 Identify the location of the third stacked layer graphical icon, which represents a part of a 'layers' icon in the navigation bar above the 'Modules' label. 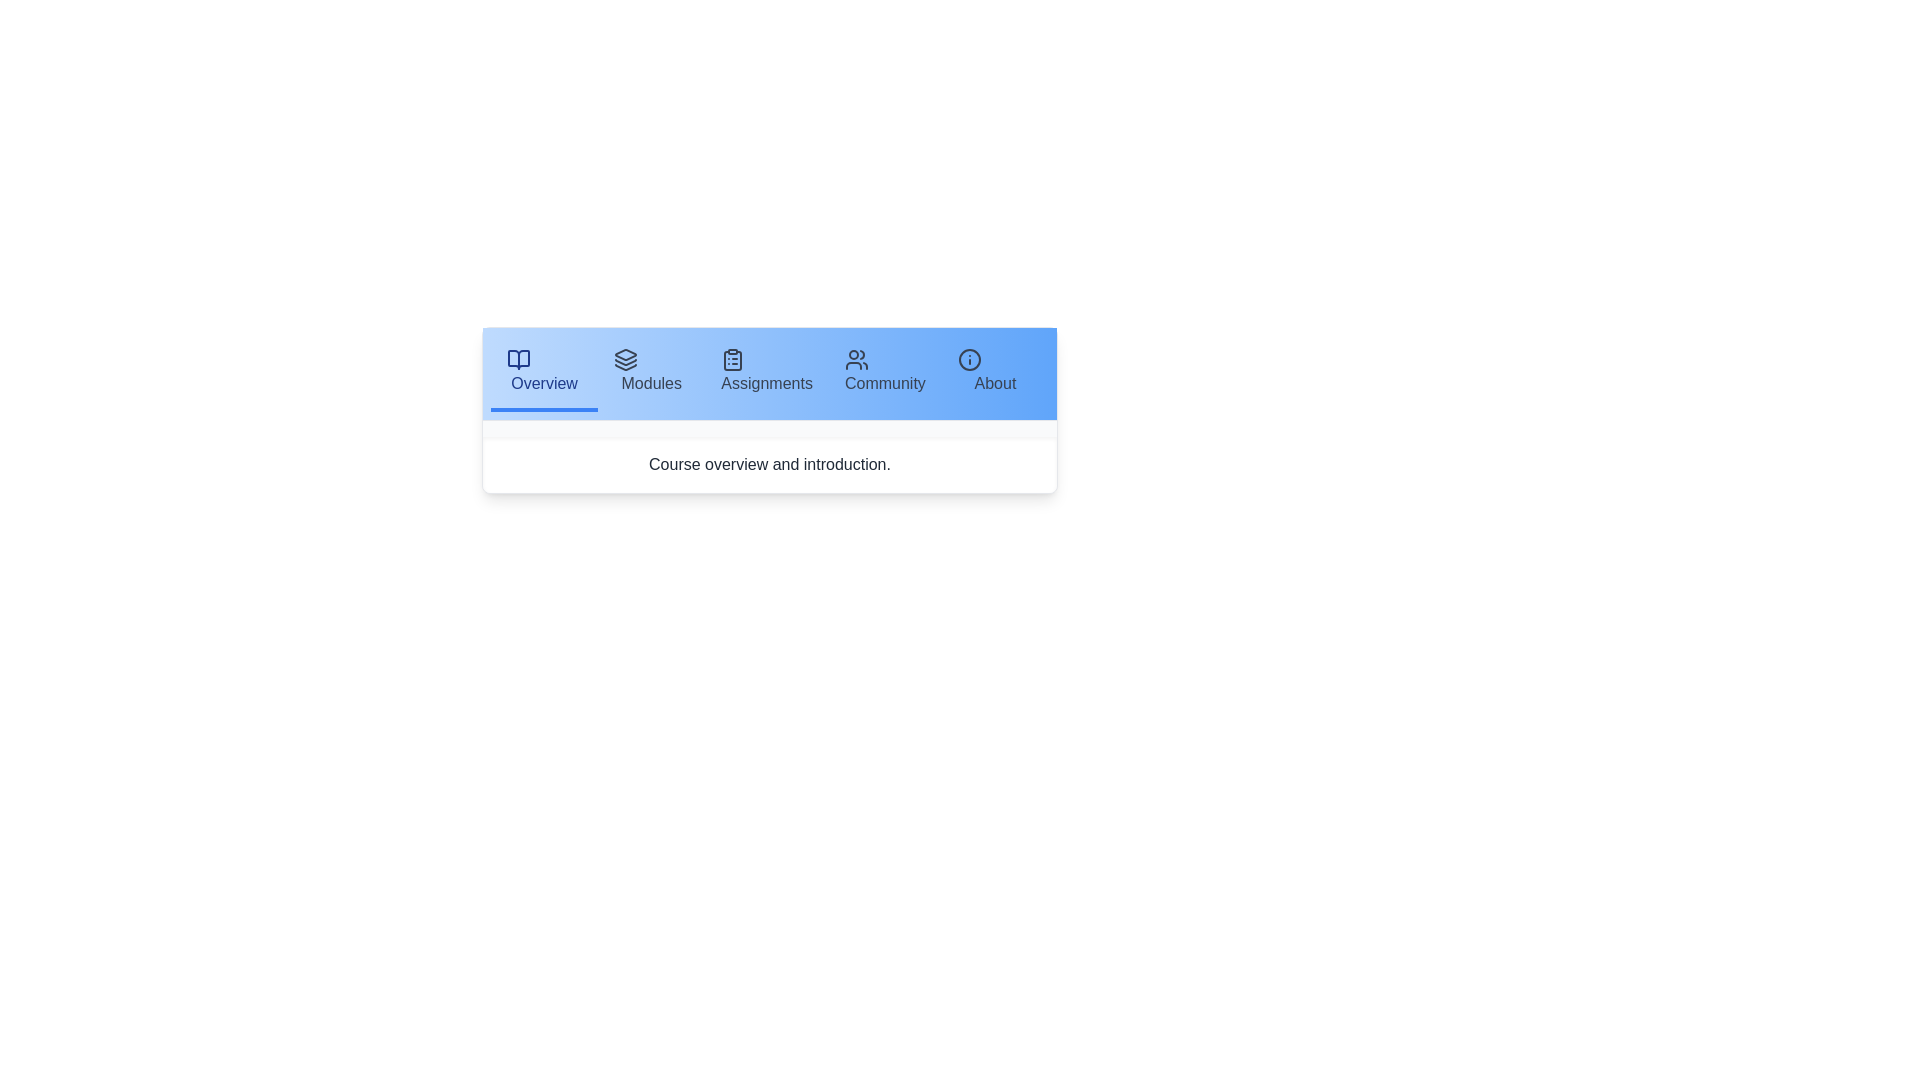
(625, 367).